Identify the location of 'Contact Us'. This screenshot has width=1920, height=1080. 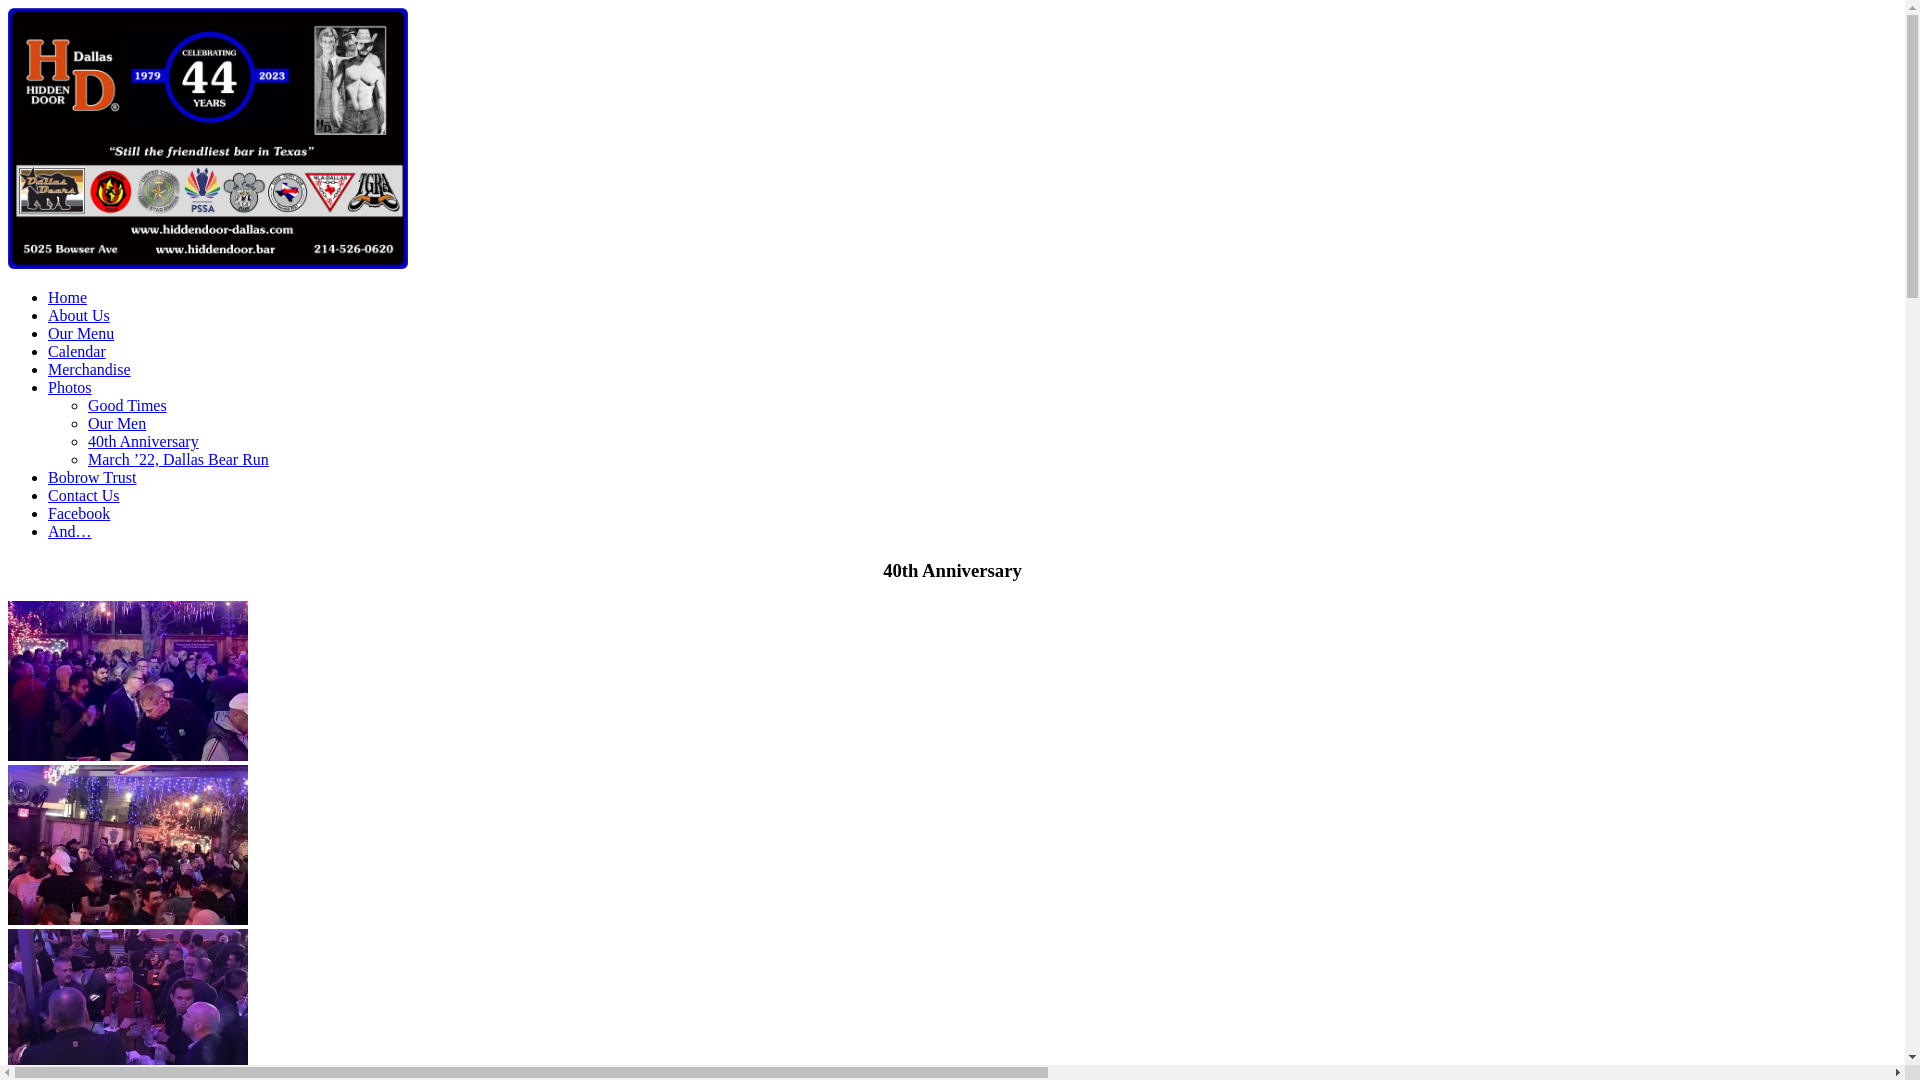
(82, 495).